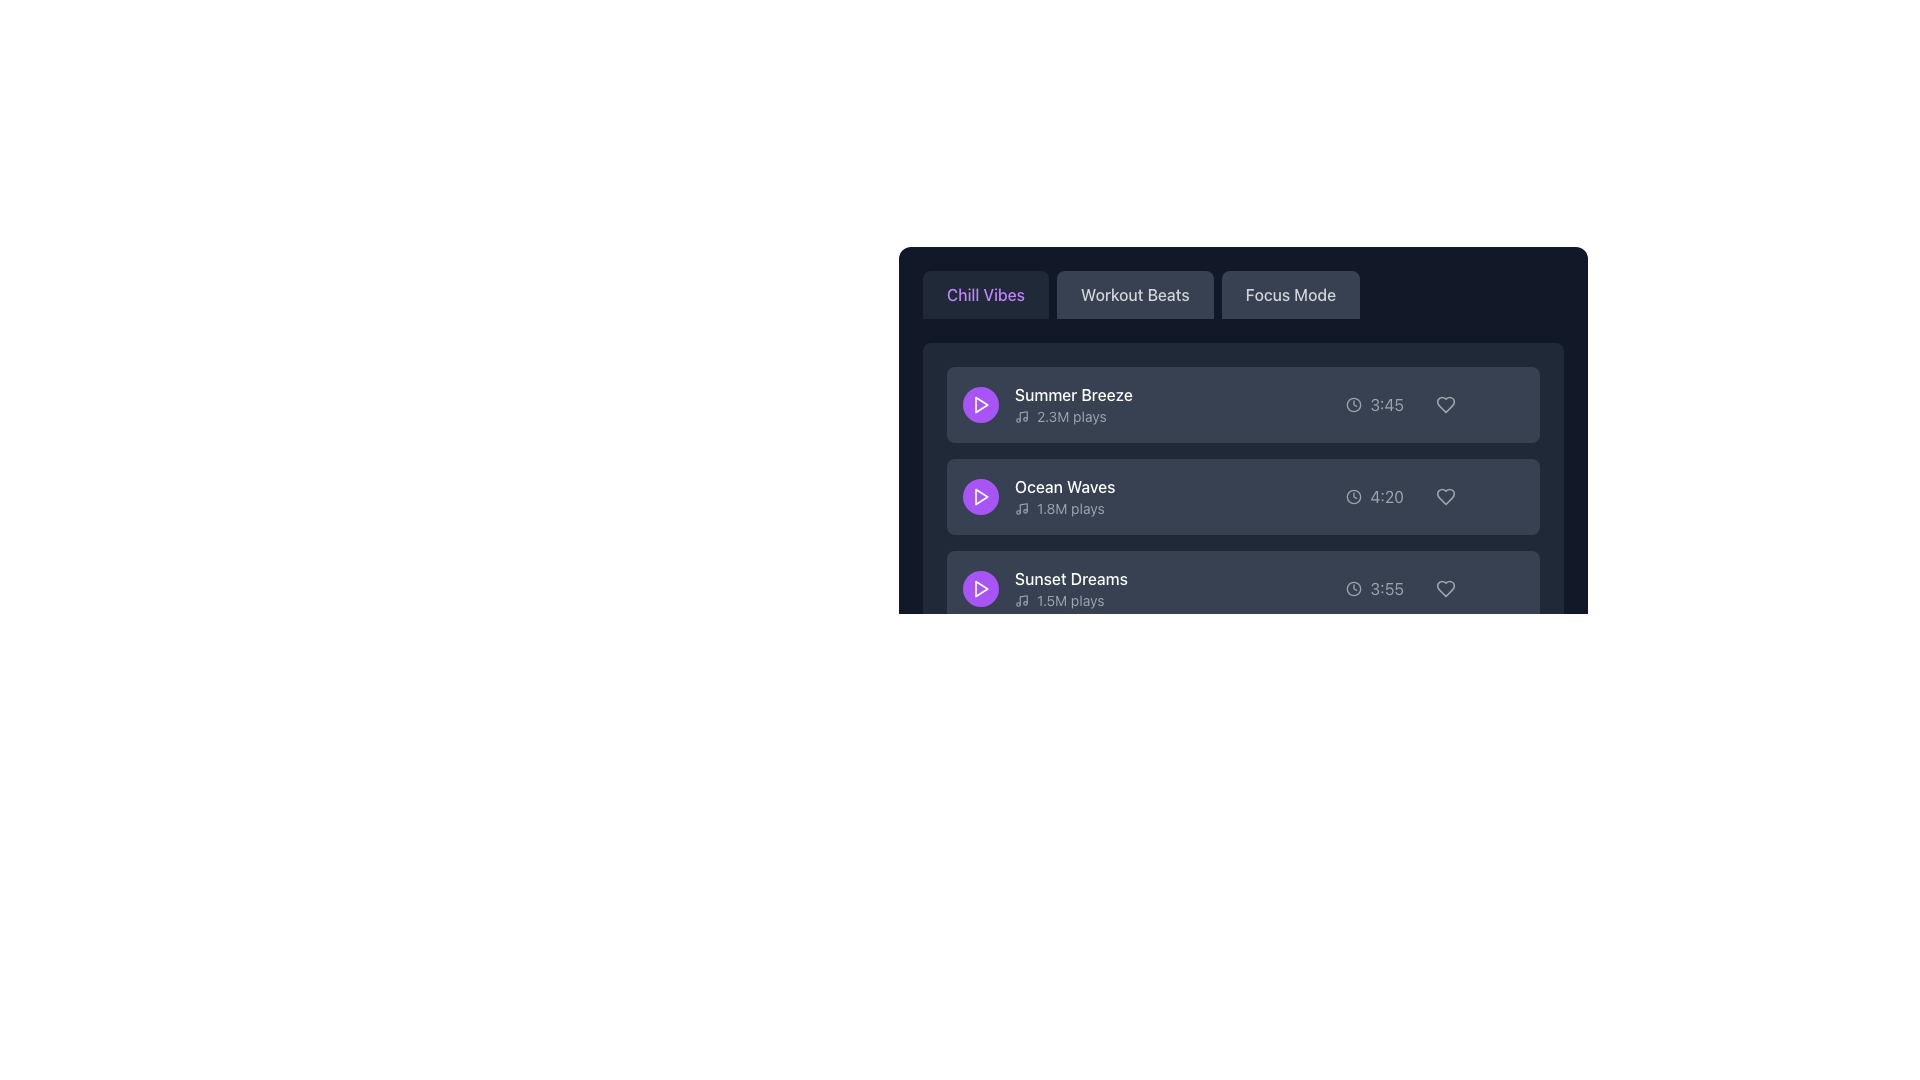  I want to click on the small music note icon located to the left of the '1.5M plays' text in the third card of the song 'Sunset Dreams', so click(1022, 600).